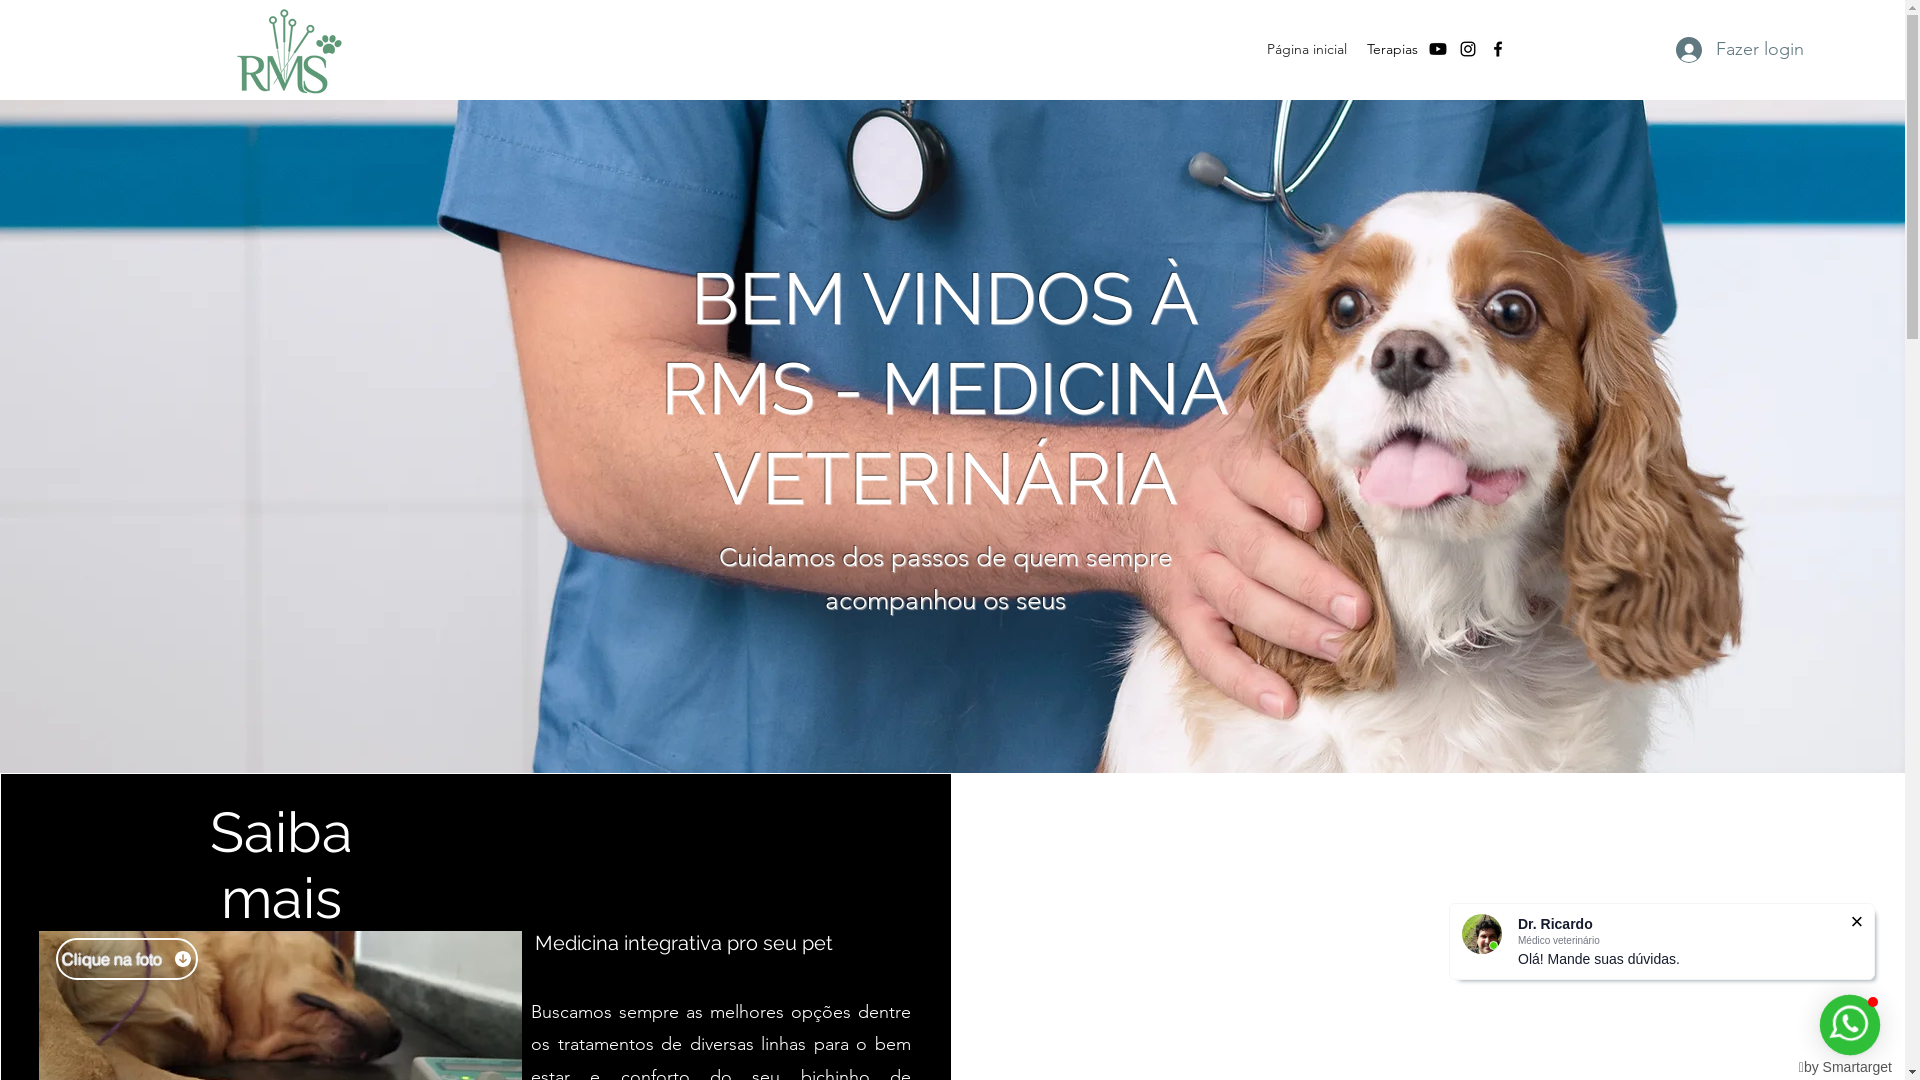  I want to click on 'Terapias', so click(1391, 48).